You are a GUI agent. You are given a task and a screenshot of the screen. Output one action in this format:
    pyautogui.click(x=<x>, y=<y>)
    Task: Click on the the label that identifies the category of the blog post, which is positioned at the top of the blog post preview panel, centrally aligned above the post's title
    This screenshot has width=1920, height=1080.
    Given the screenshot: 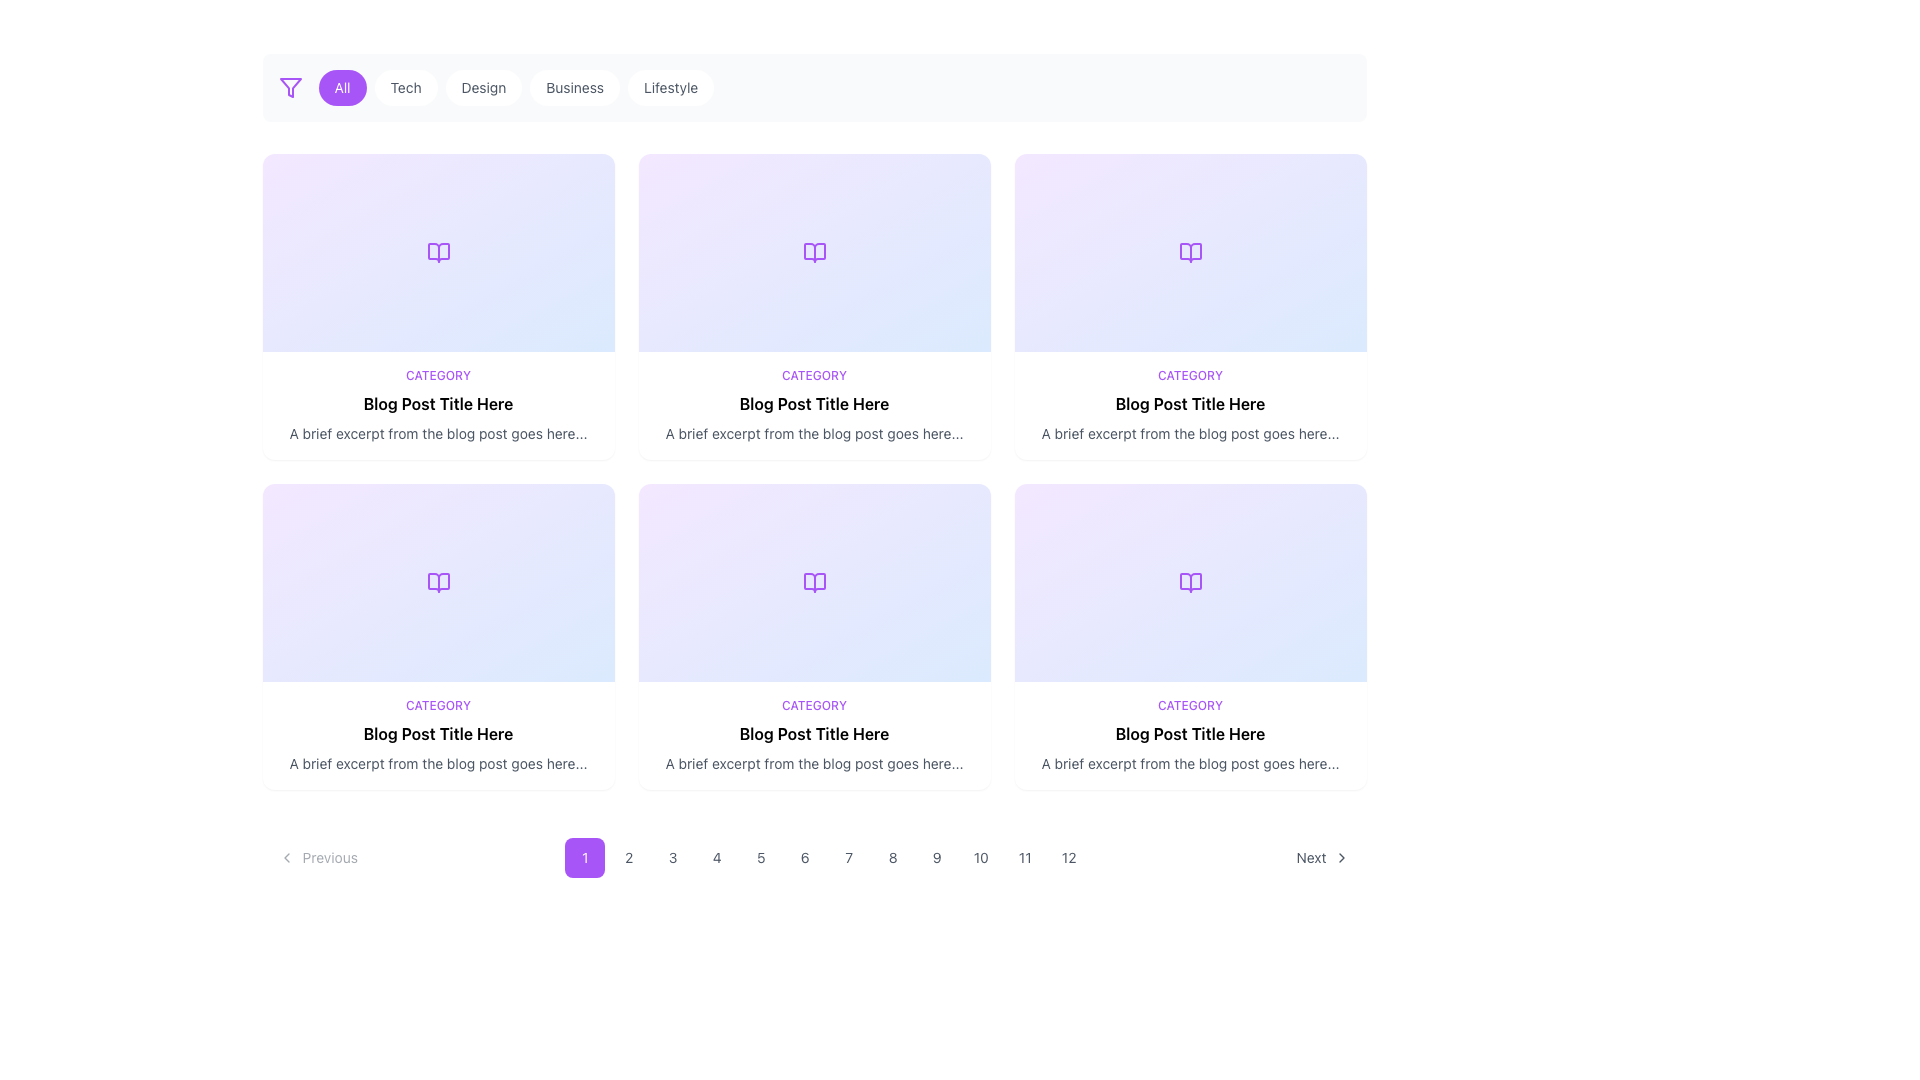 What is the action you would take?
    pyautogui.click(x=437, y=704)
    